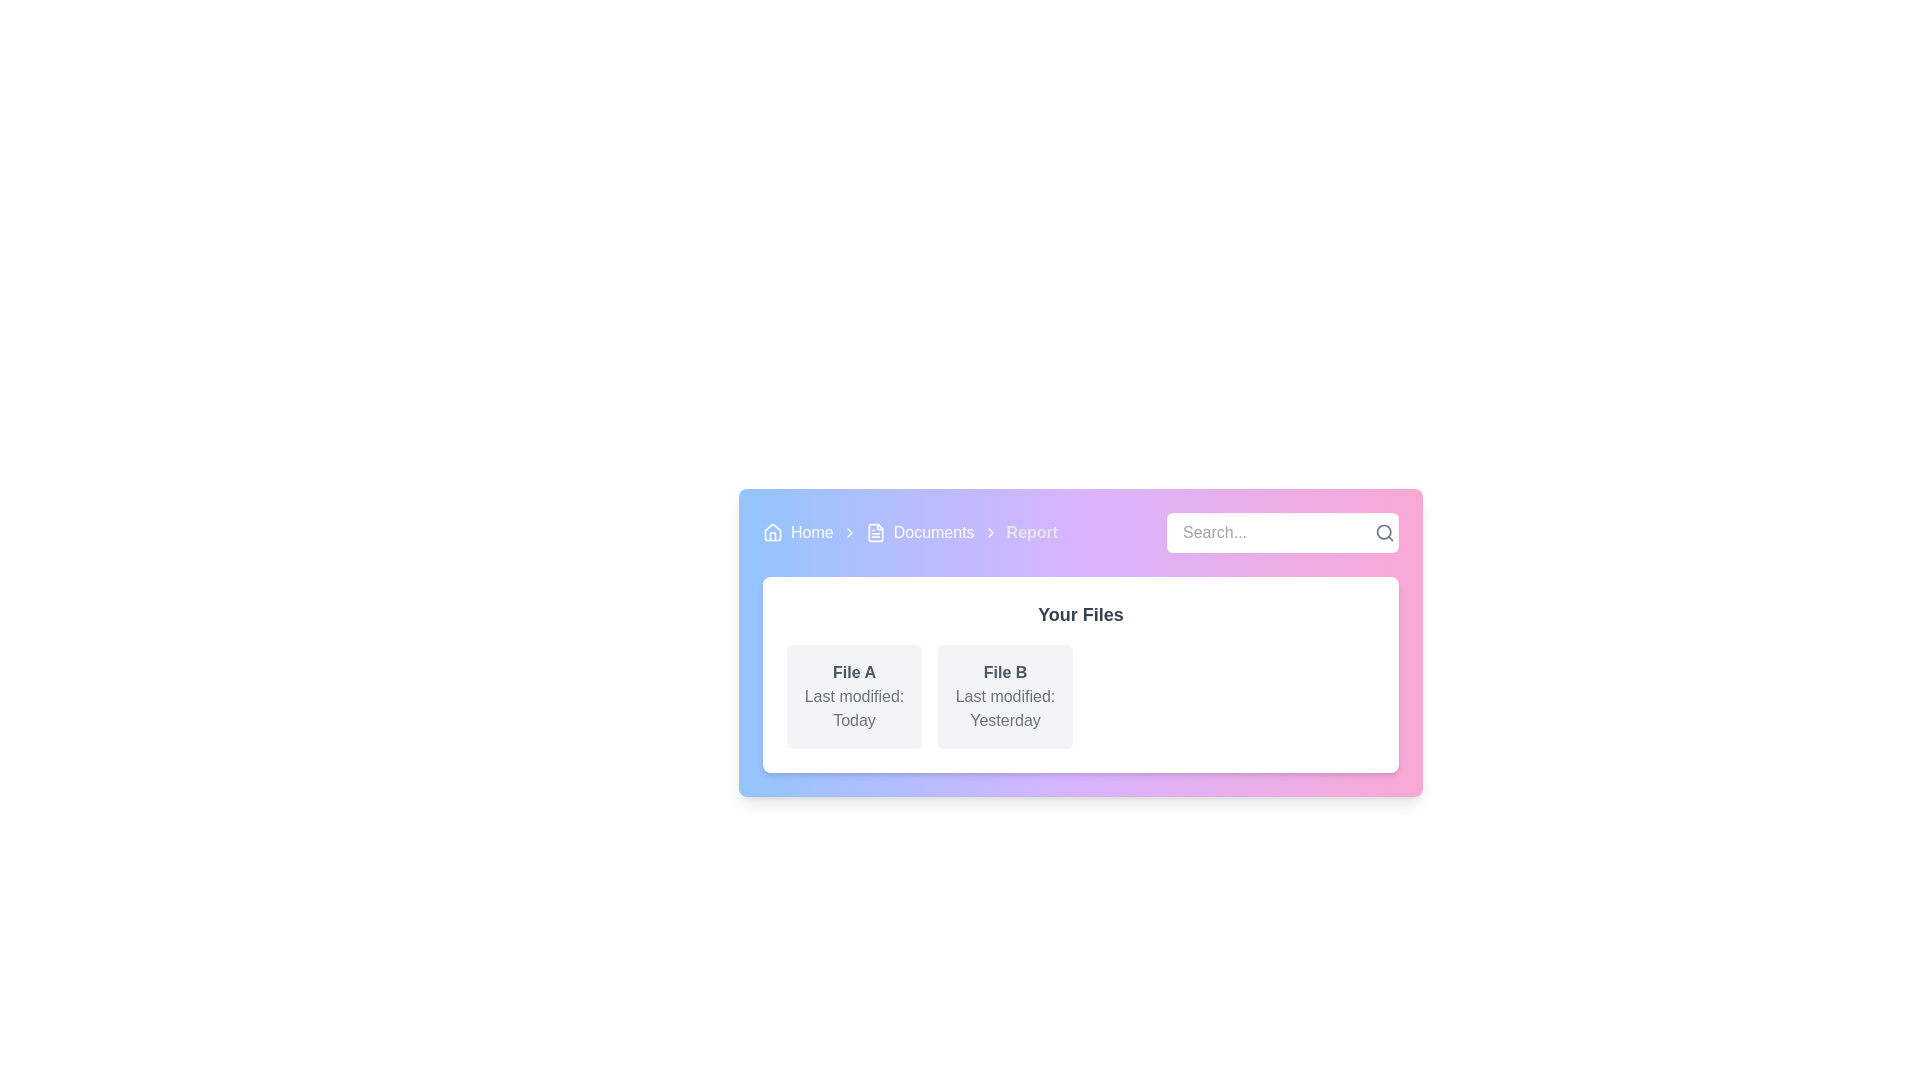 This screenshot has width=1920, height=1080. I want to click on the 'File A' text label, which is displayed in bold dark-gray font at the top-left corner of a light-gray card in the 'Your Files' section, so click(854, 672).